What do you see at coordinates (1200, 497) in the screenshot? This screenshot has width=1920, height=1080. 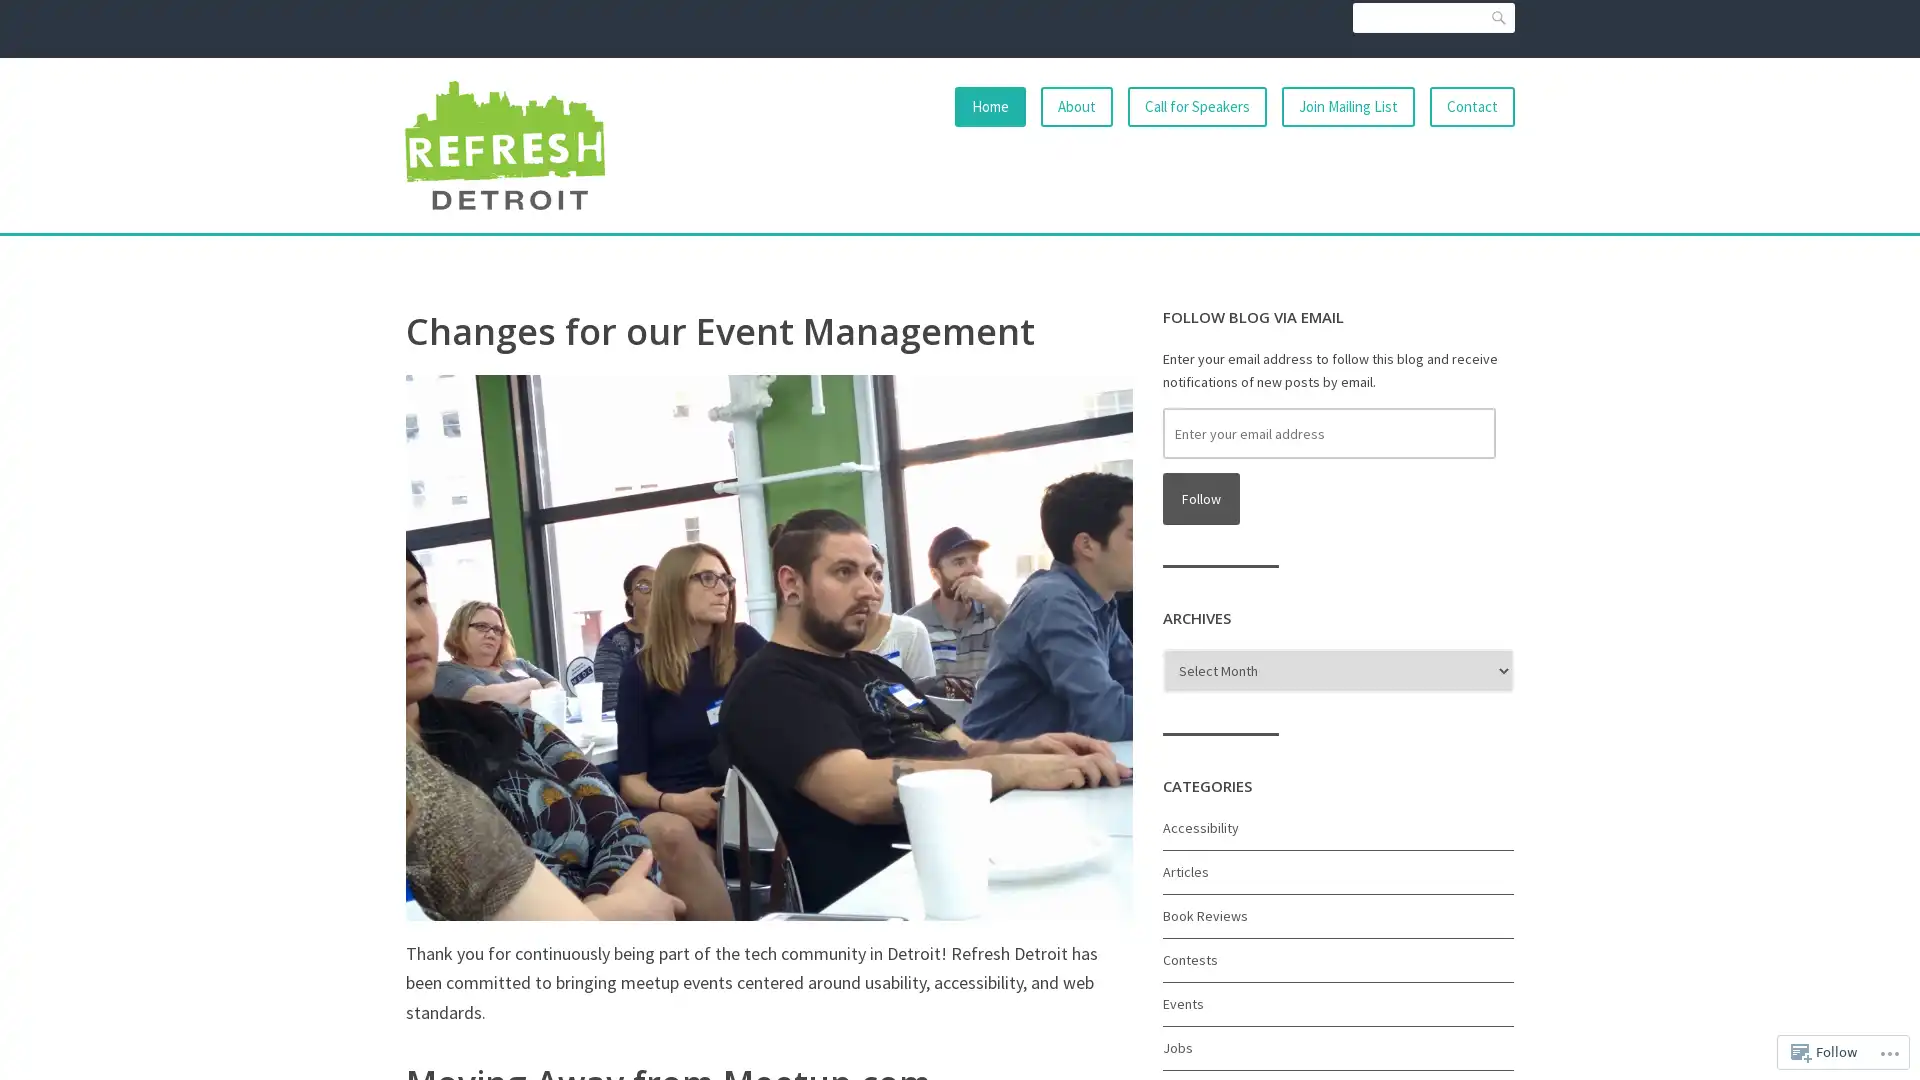 I see `Follow` at bounding box center [1200, 497].